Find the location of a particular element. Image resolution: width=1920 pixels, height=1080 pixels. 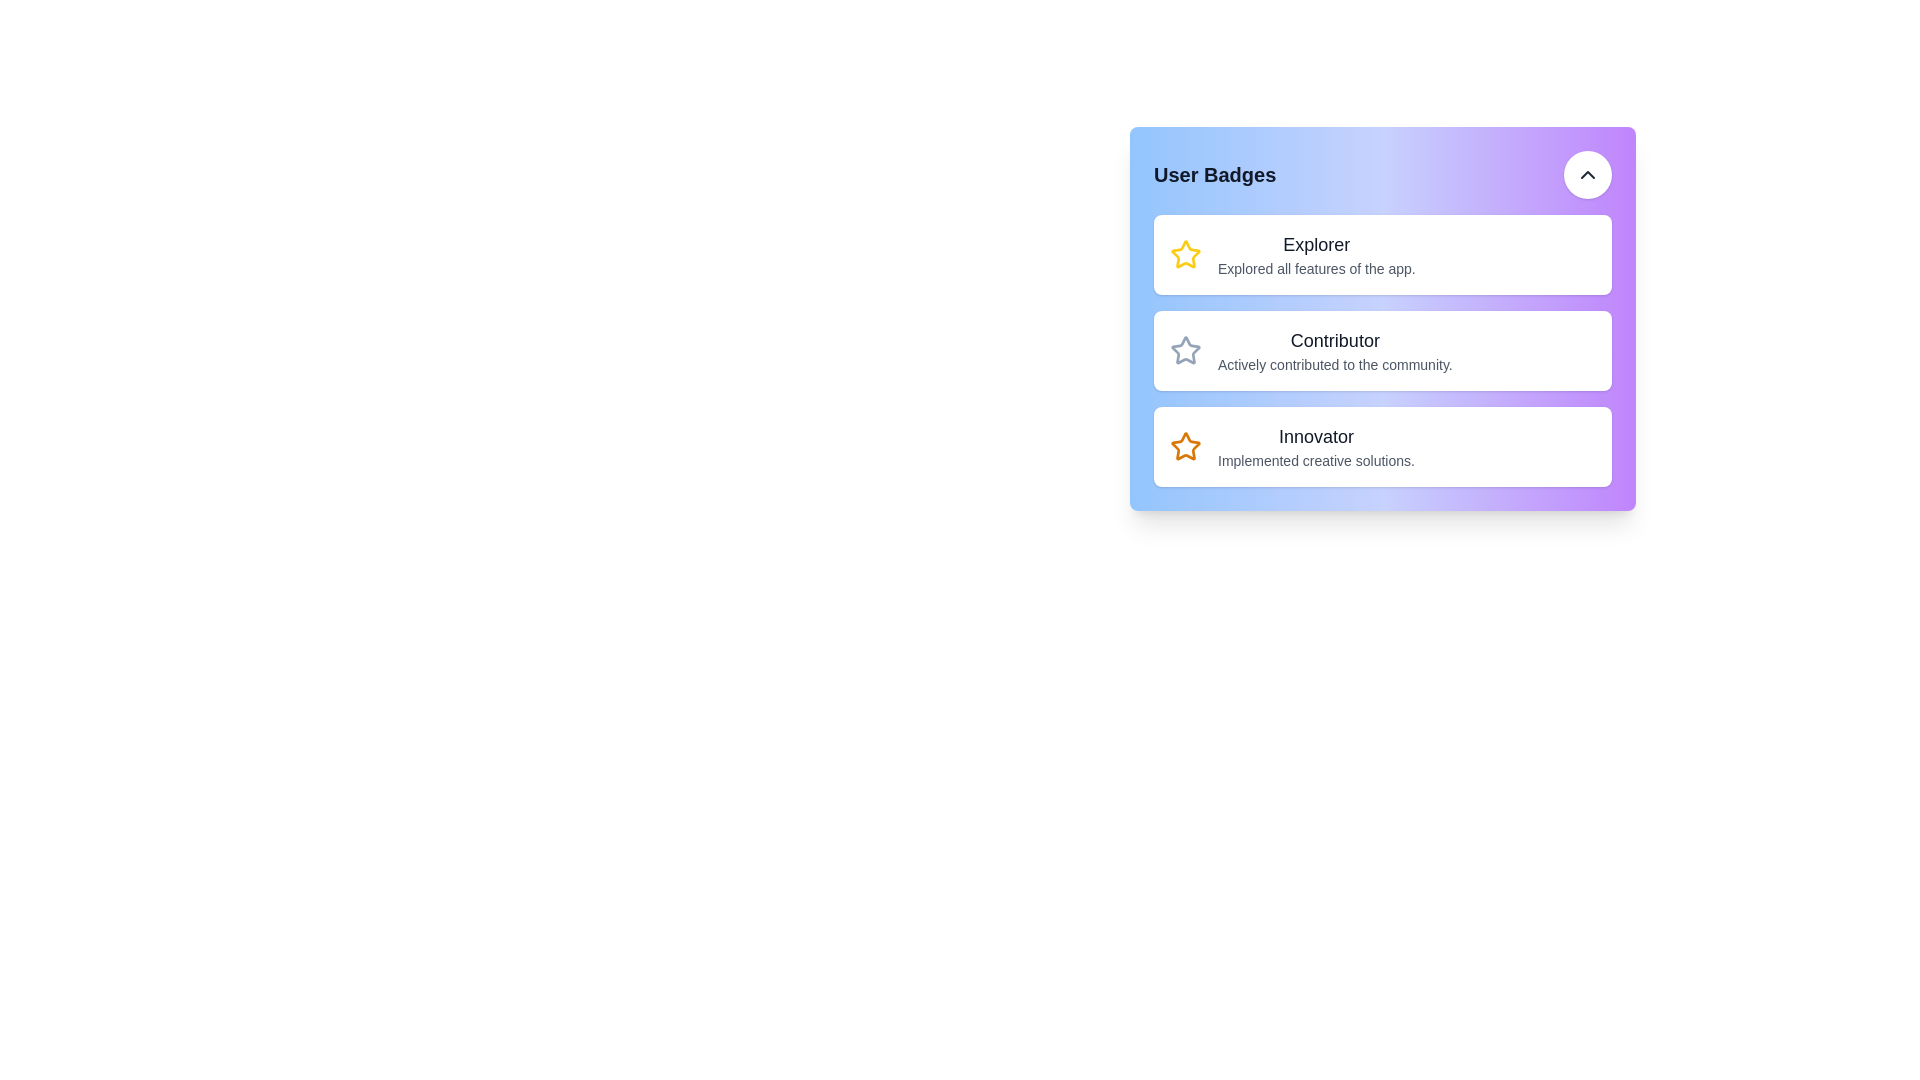

the Card component, which is the second item in the 'User Badges' section, featuring a gradient background and labeled subsections 'Explorer,' 'Contributor,' and 'Innovator.' is located at coordinates (1381, 318).